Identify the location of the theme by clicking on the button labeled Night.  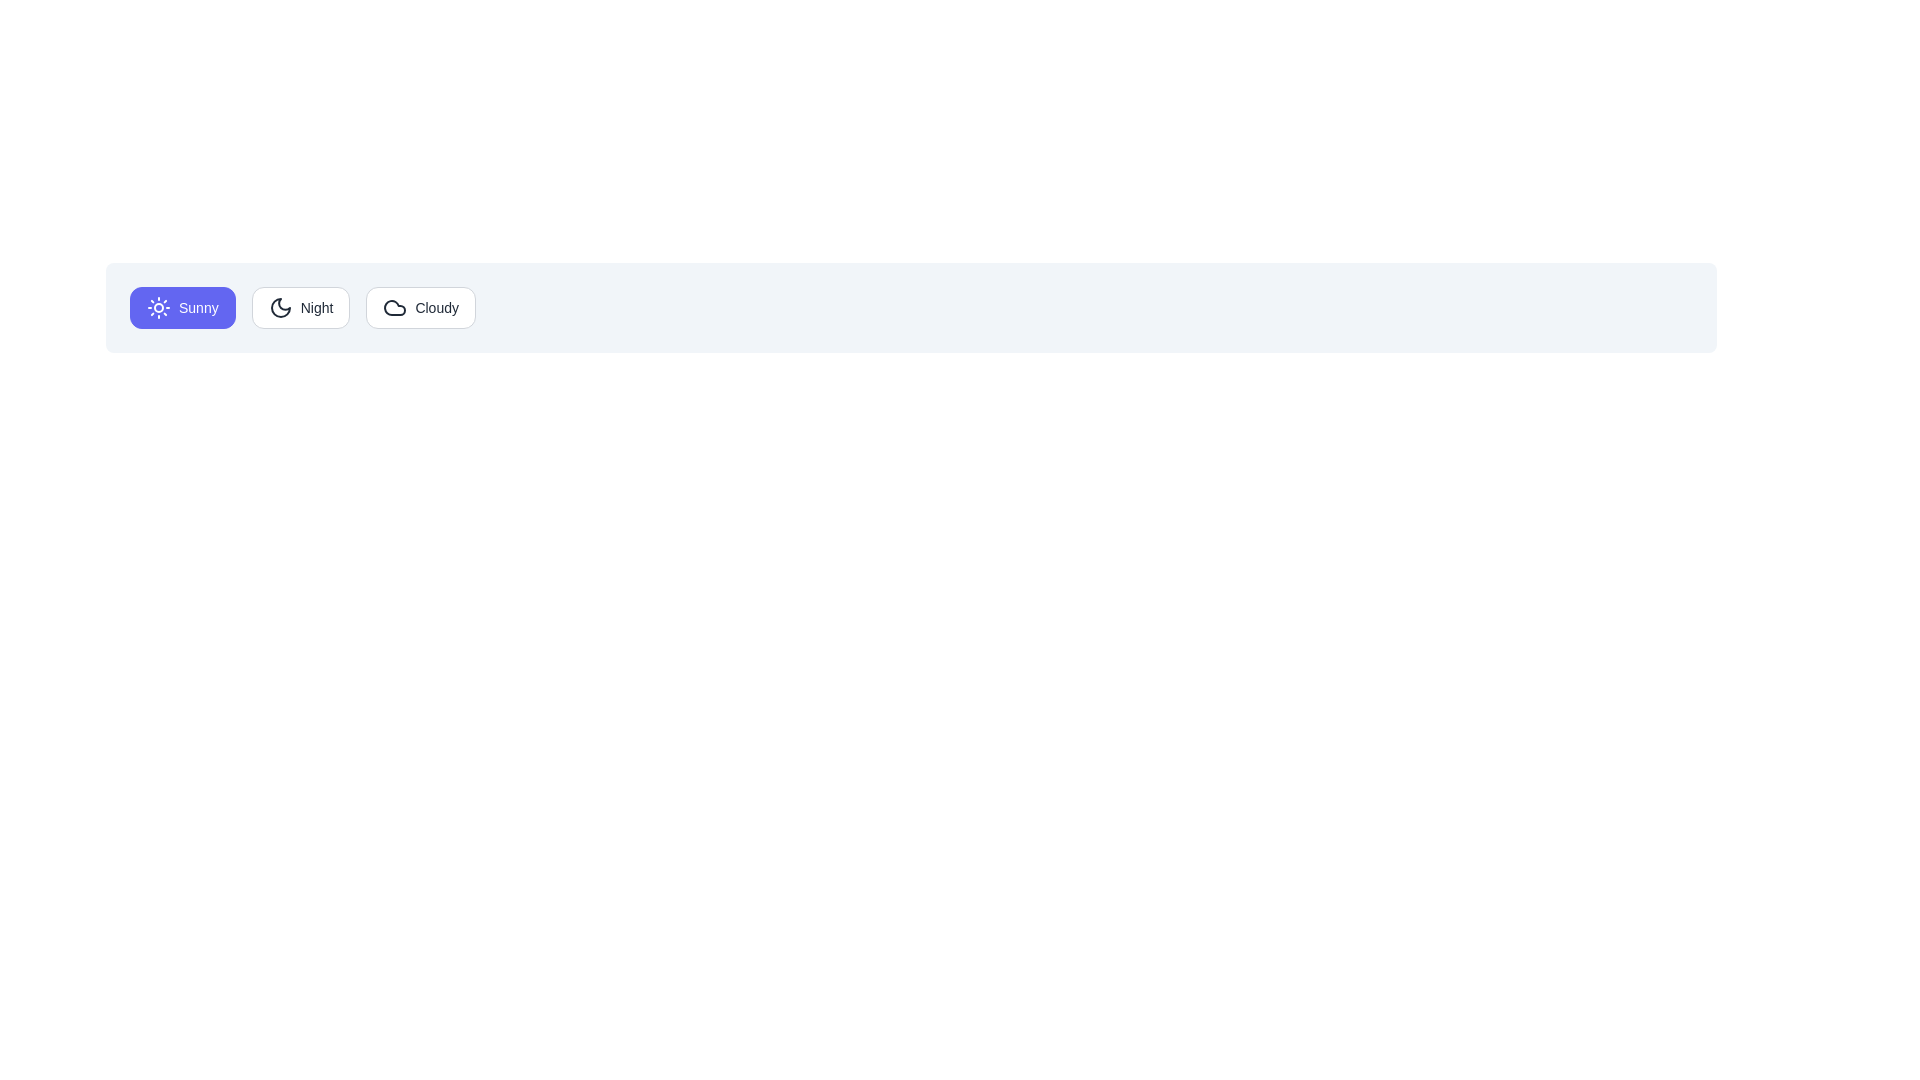
(300, 308).